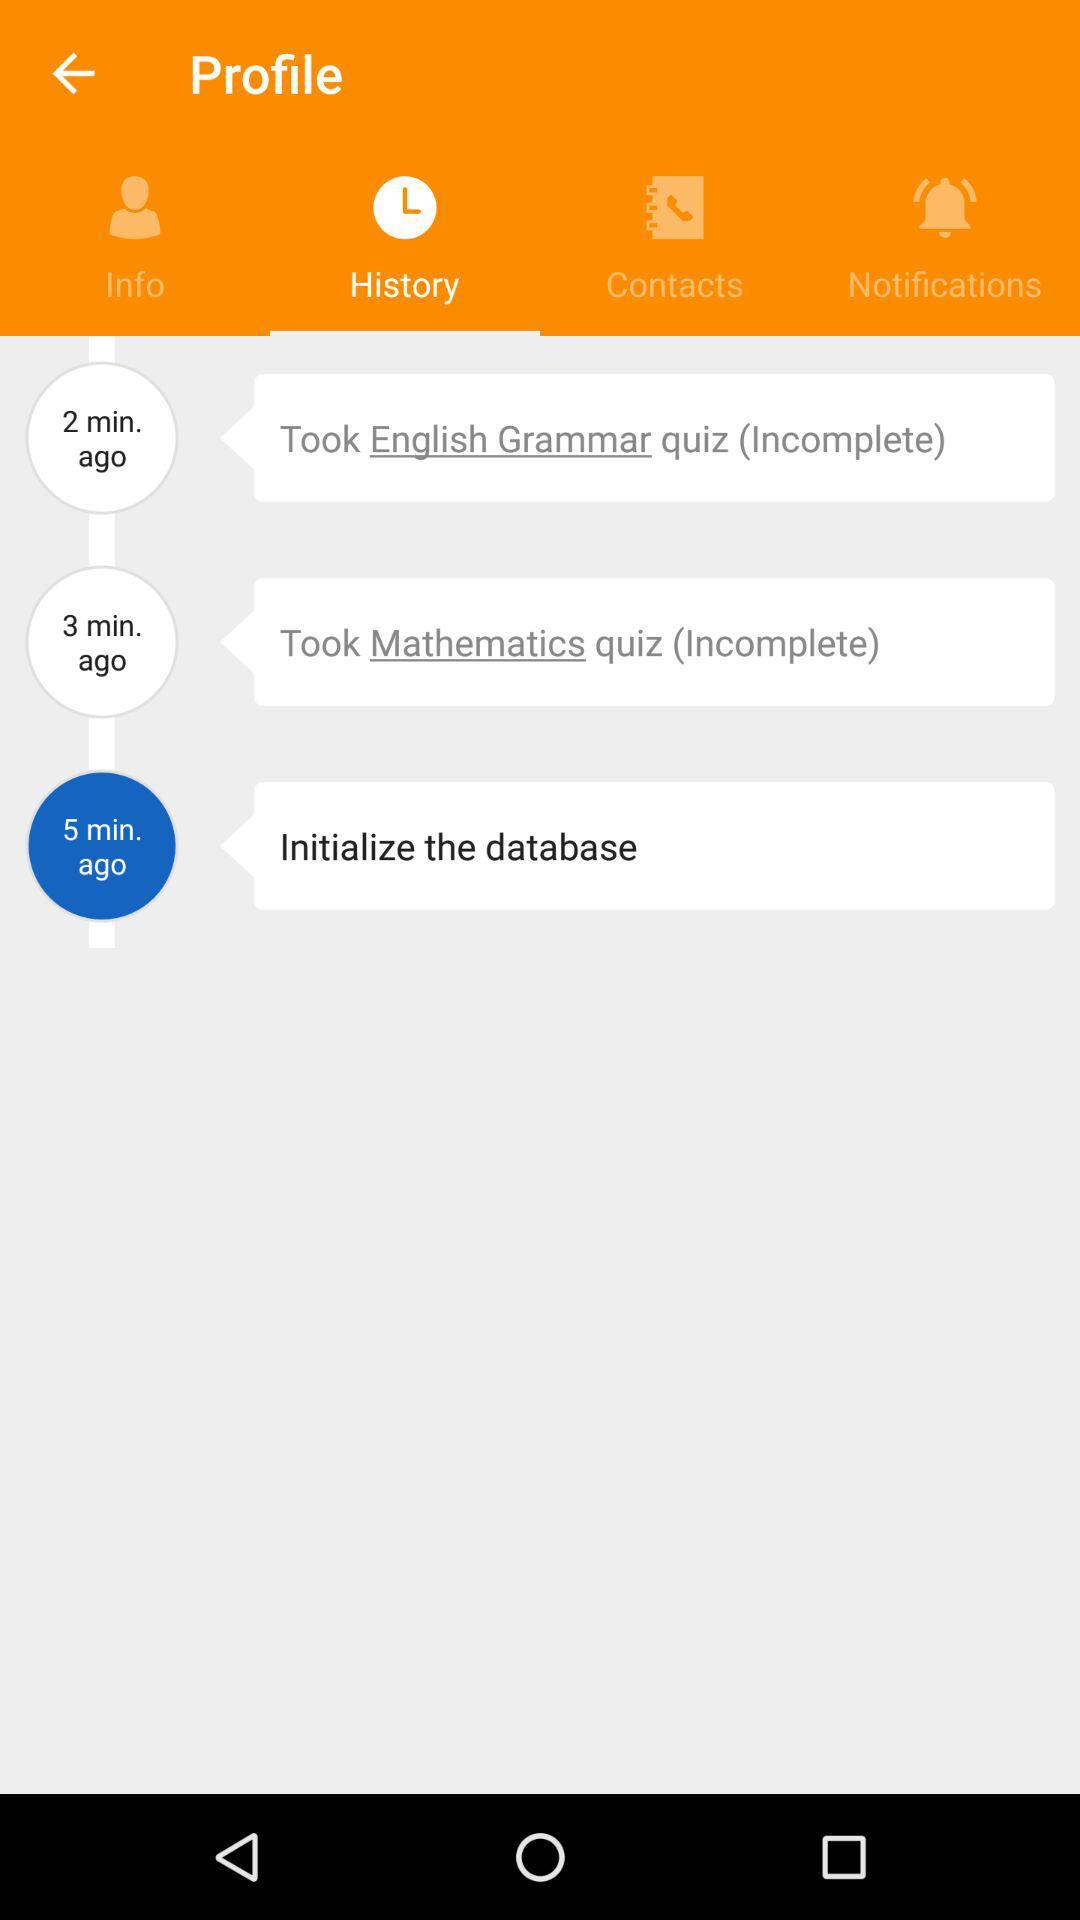 This screenshot has height=1920, width=1080. Describe the element at coordinates (222, 436) in the screenshot. I see `app next to 2 min. ago` at that location.